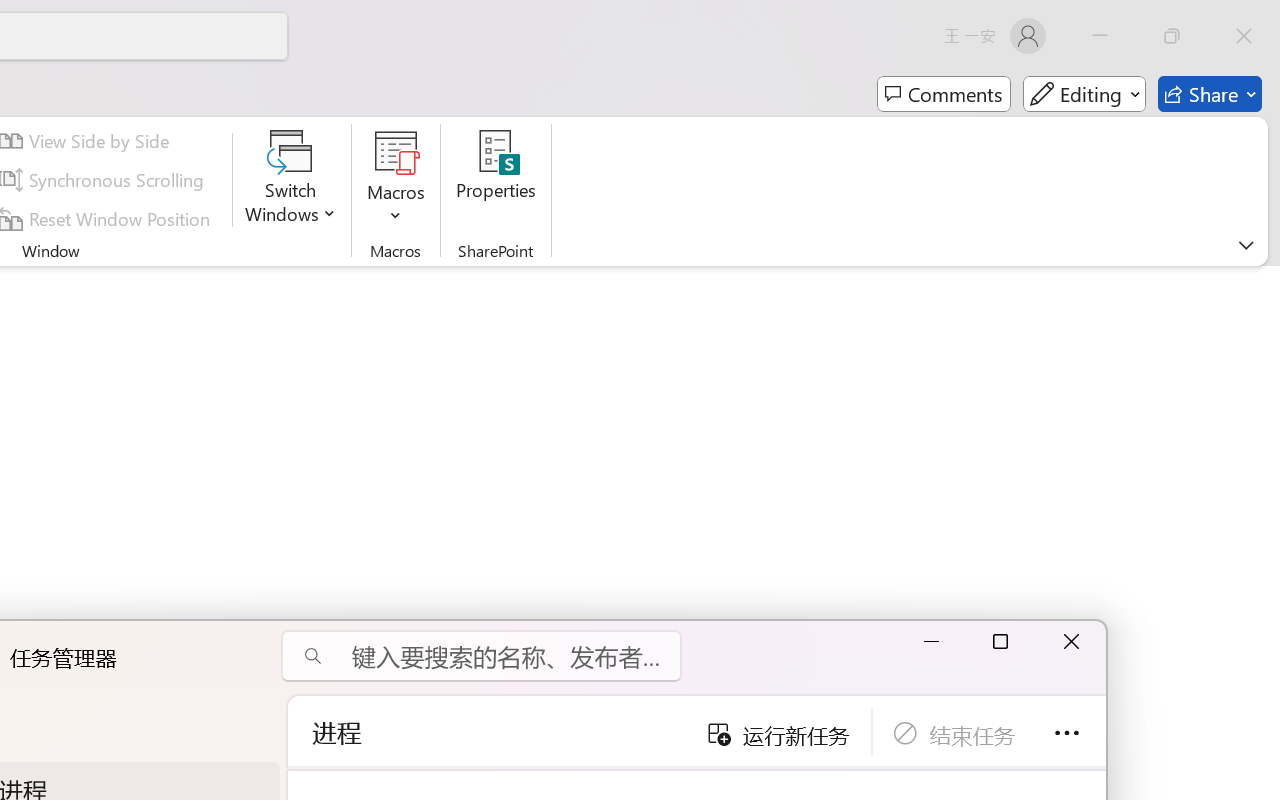 The width and height of the screenshot is (1280, 800). What do you see at coordinates (1245, 244) in the screenshot?
I see `'Ribbon Display Options'` at bounding box center [1245, 244].